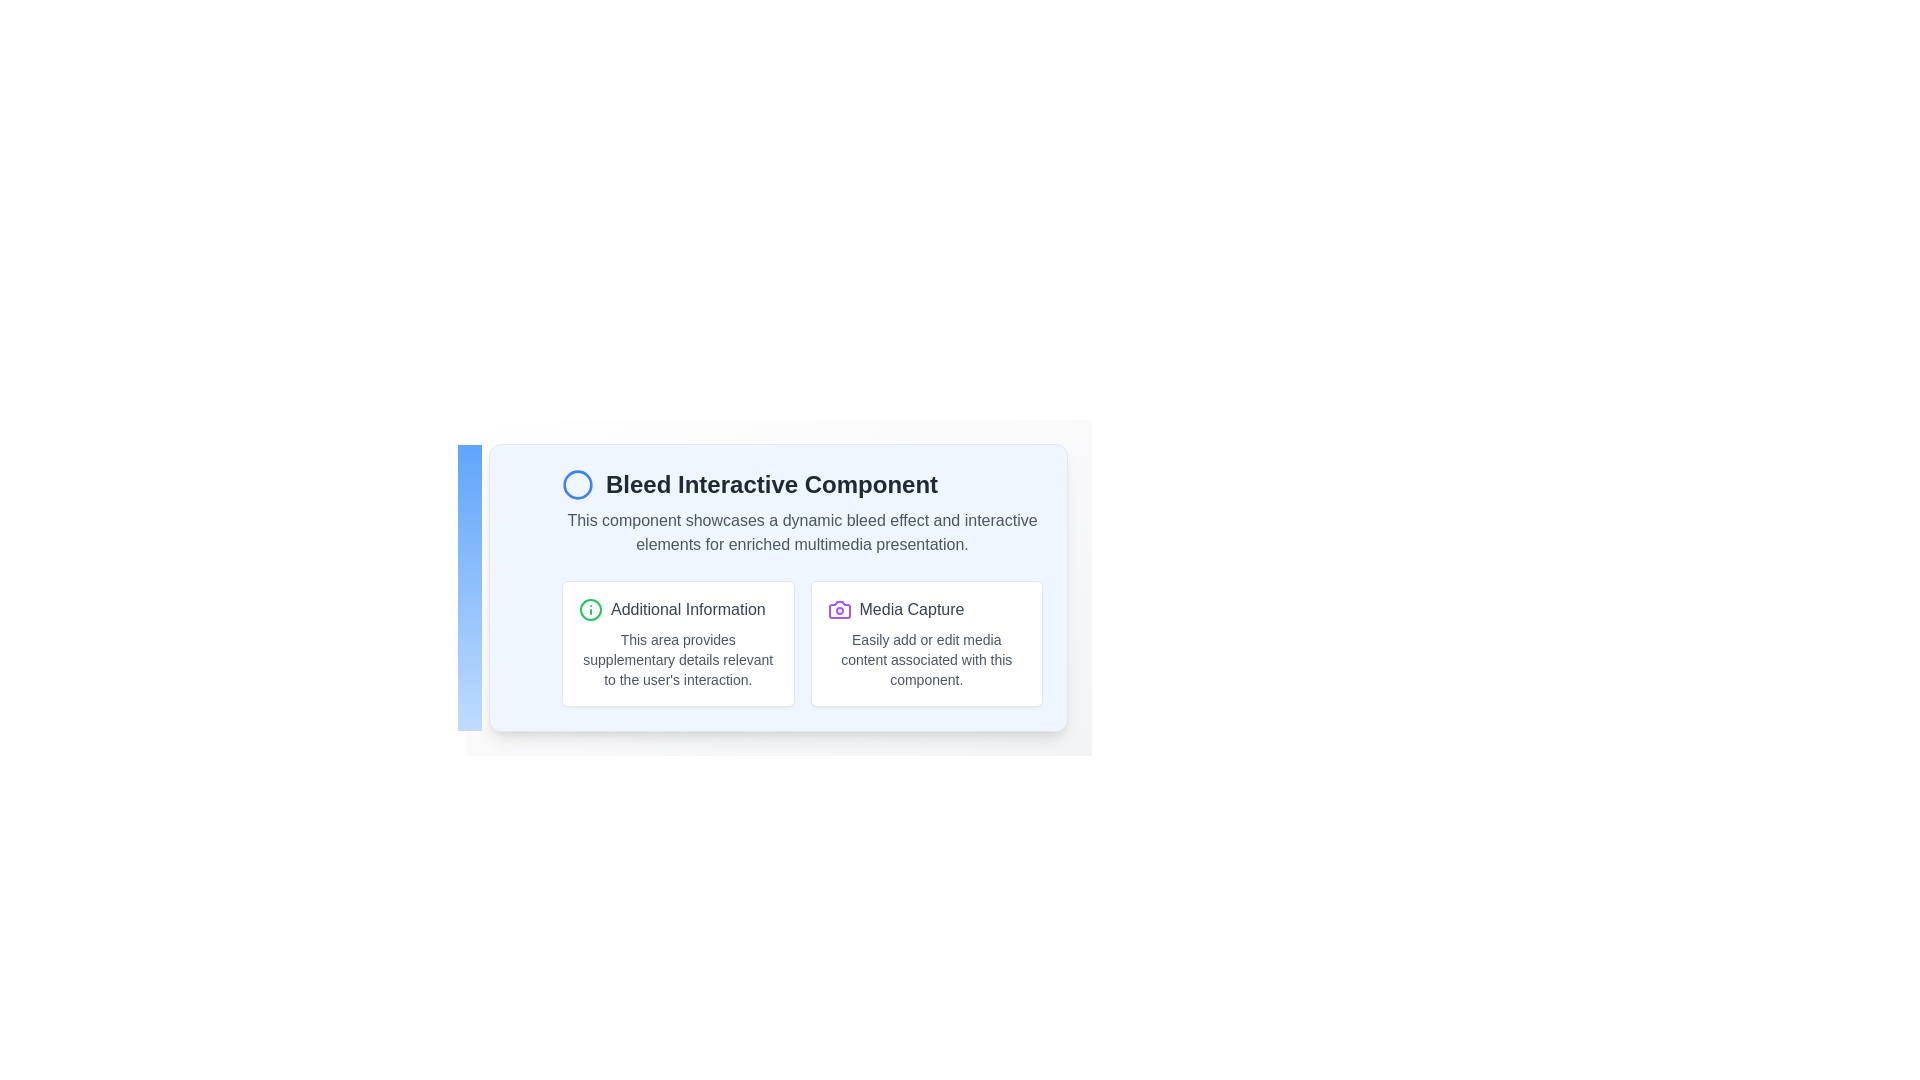  Describe the element at coordinates (925, 608) in the screenshot. I see `the displayed information on the informational label with an icon located on the right side under the header 'Bleed Interactive Component'` at that location.